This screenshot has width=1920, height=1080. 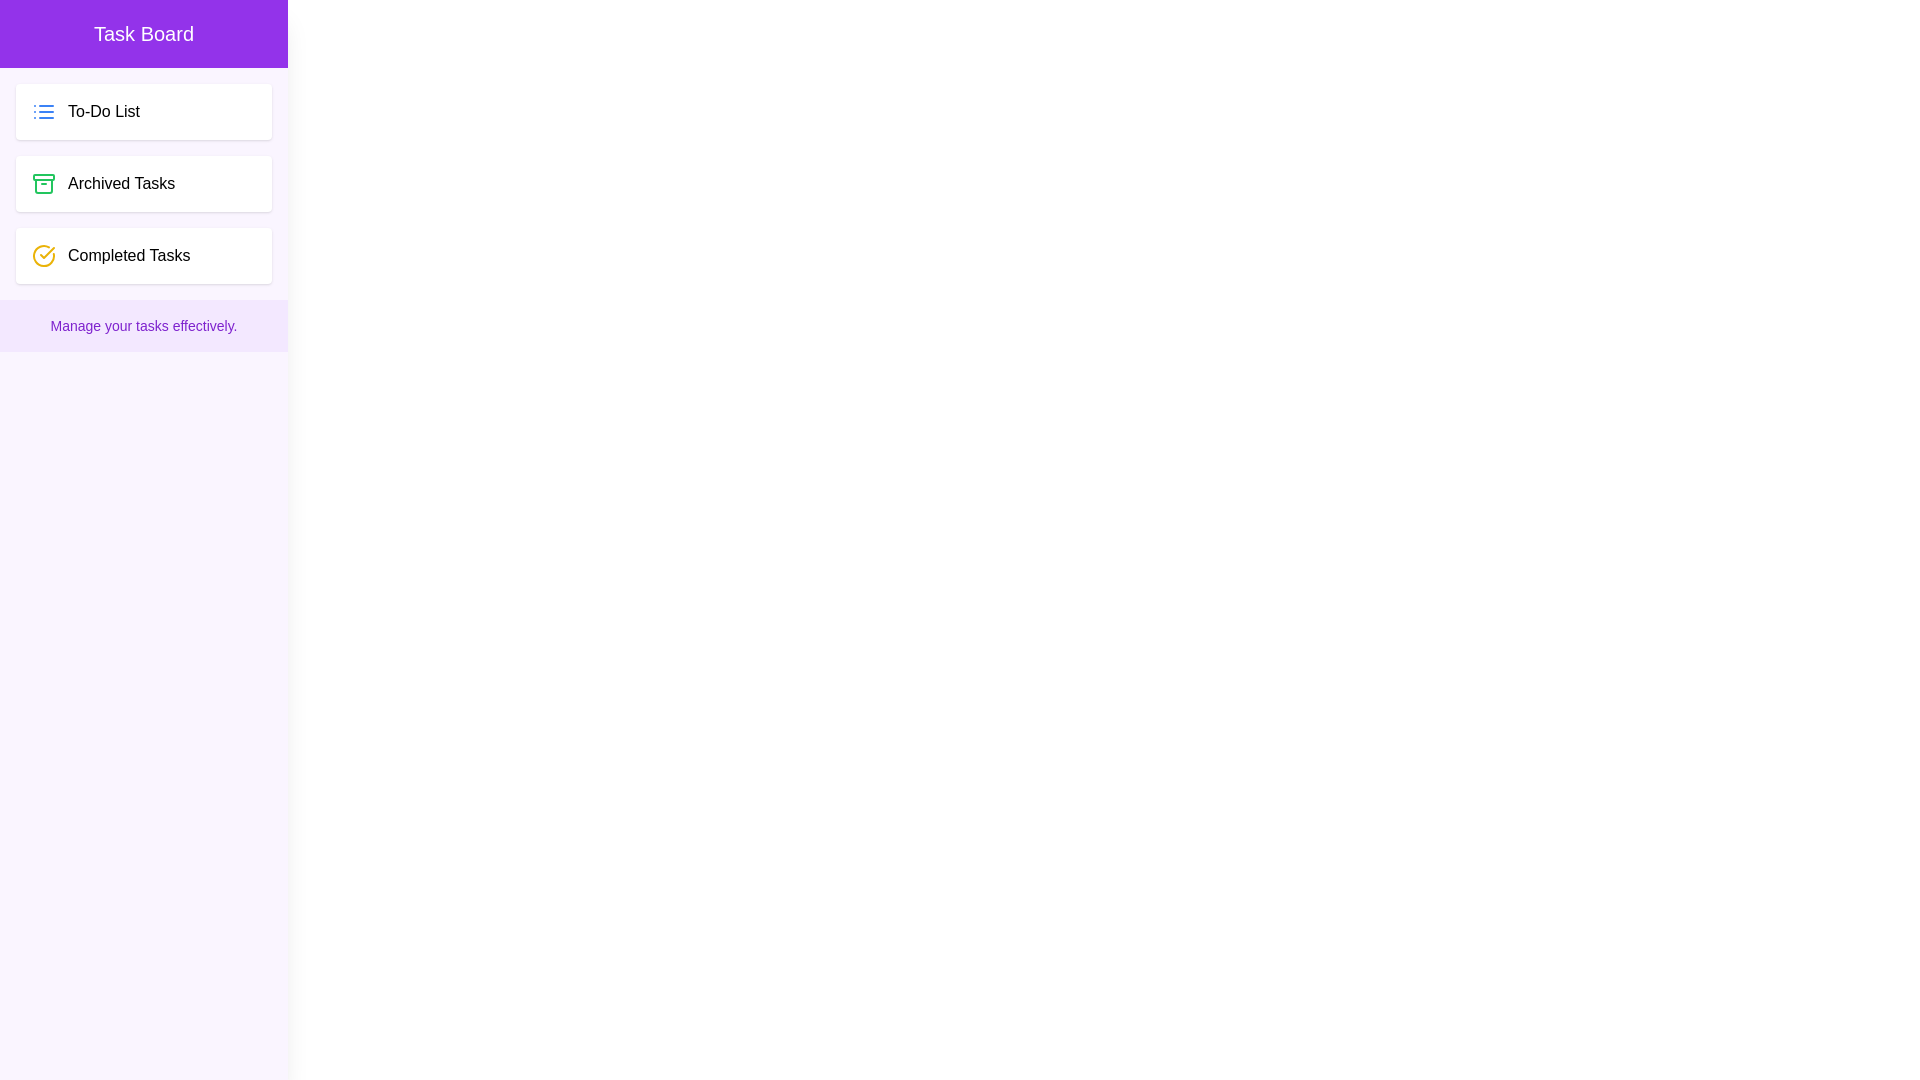 I want to click on the informational text at the bottom of the drawer, so click(x=143, y=325).